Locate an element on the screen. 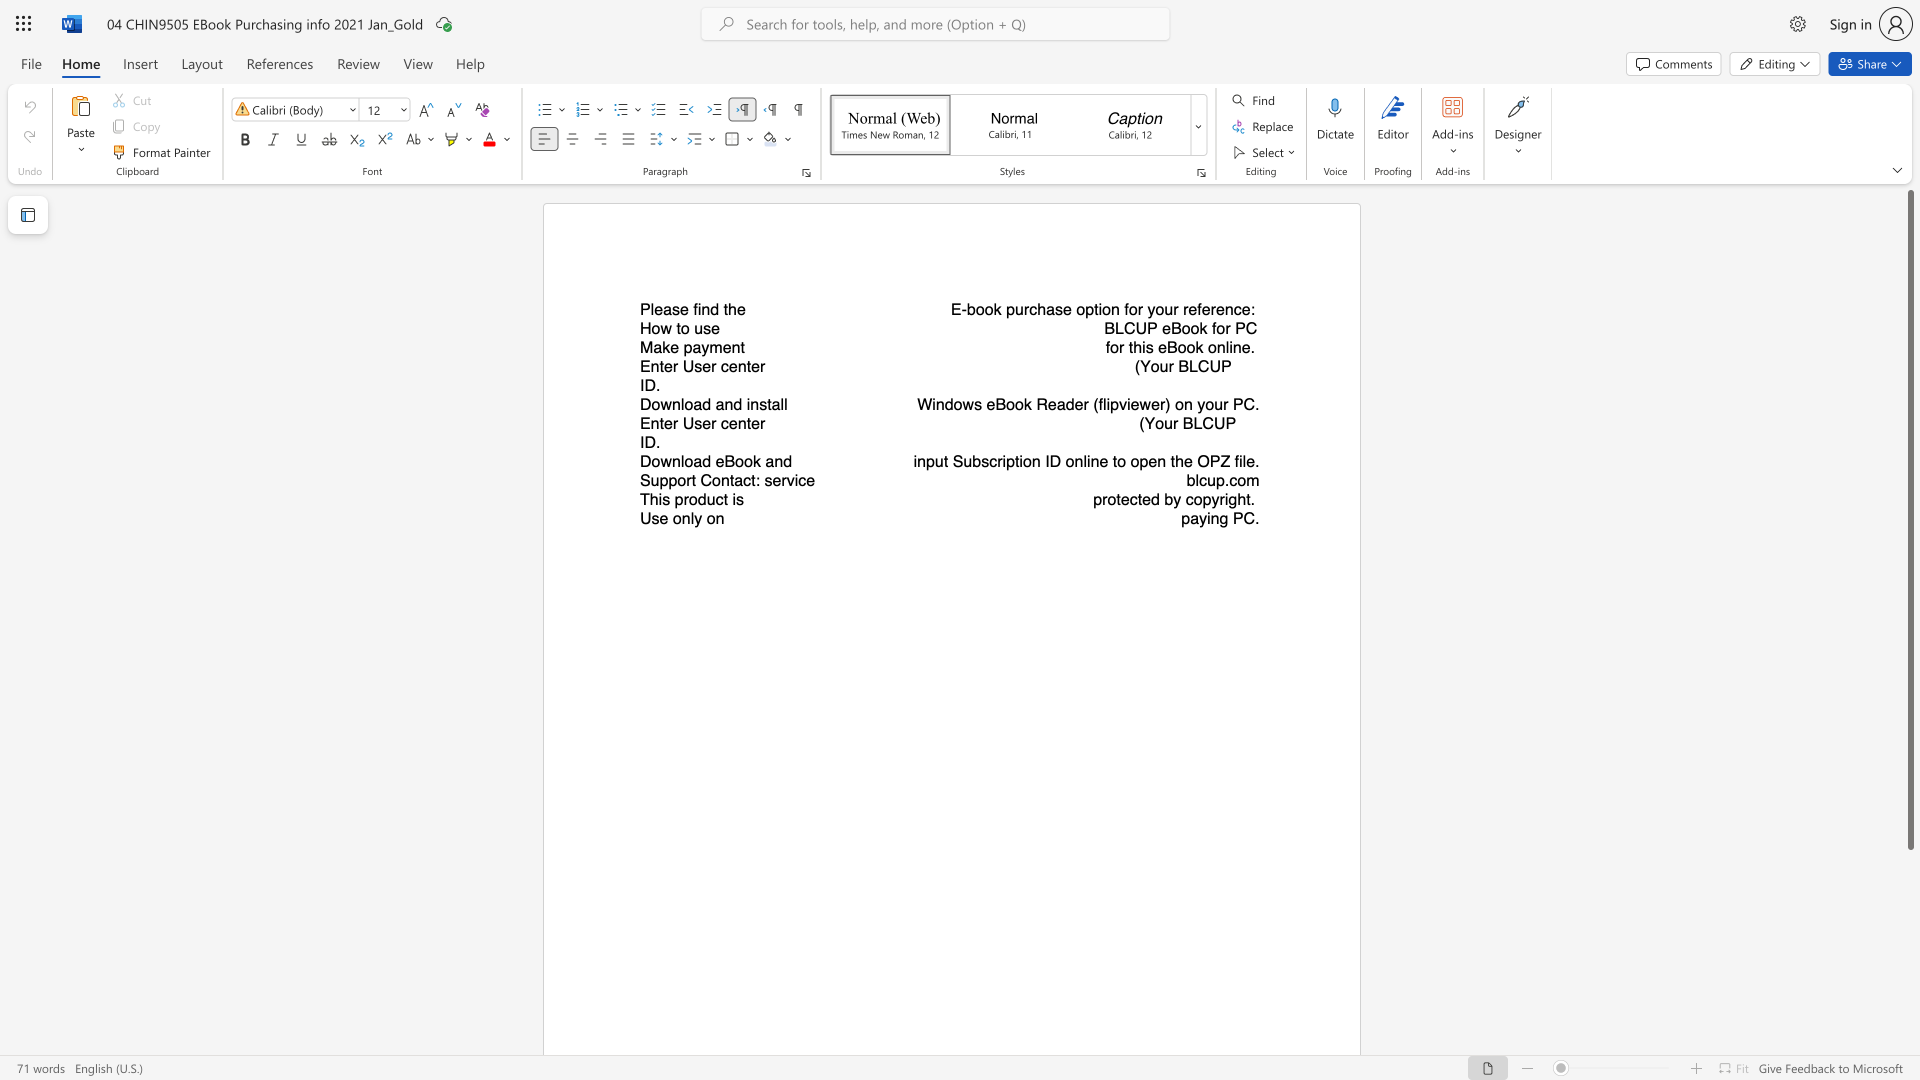 This screenshot has width=1920, height=1080. the subset text "aying PC" within the text "paying PC." is located at coordinates (1190, 517).